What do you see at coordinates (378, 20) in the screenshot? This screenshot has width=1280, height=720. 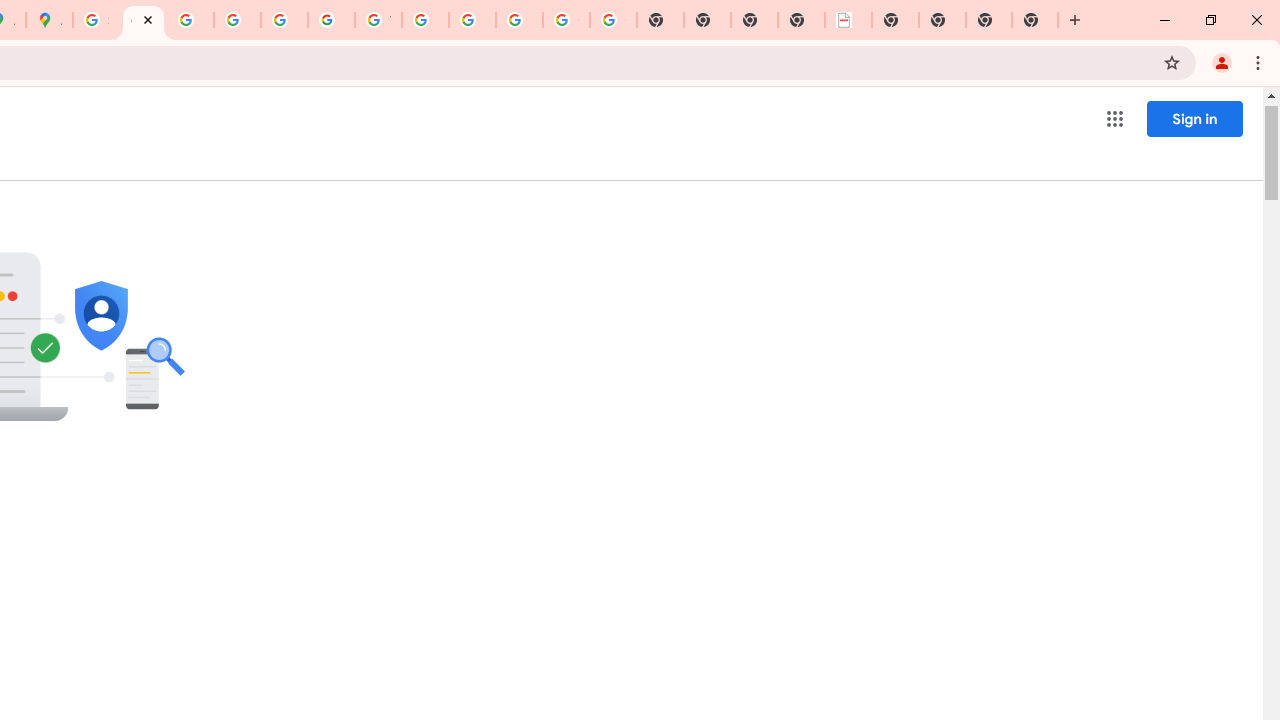 I see `'YouTube'` at bounding box center [378, 20].